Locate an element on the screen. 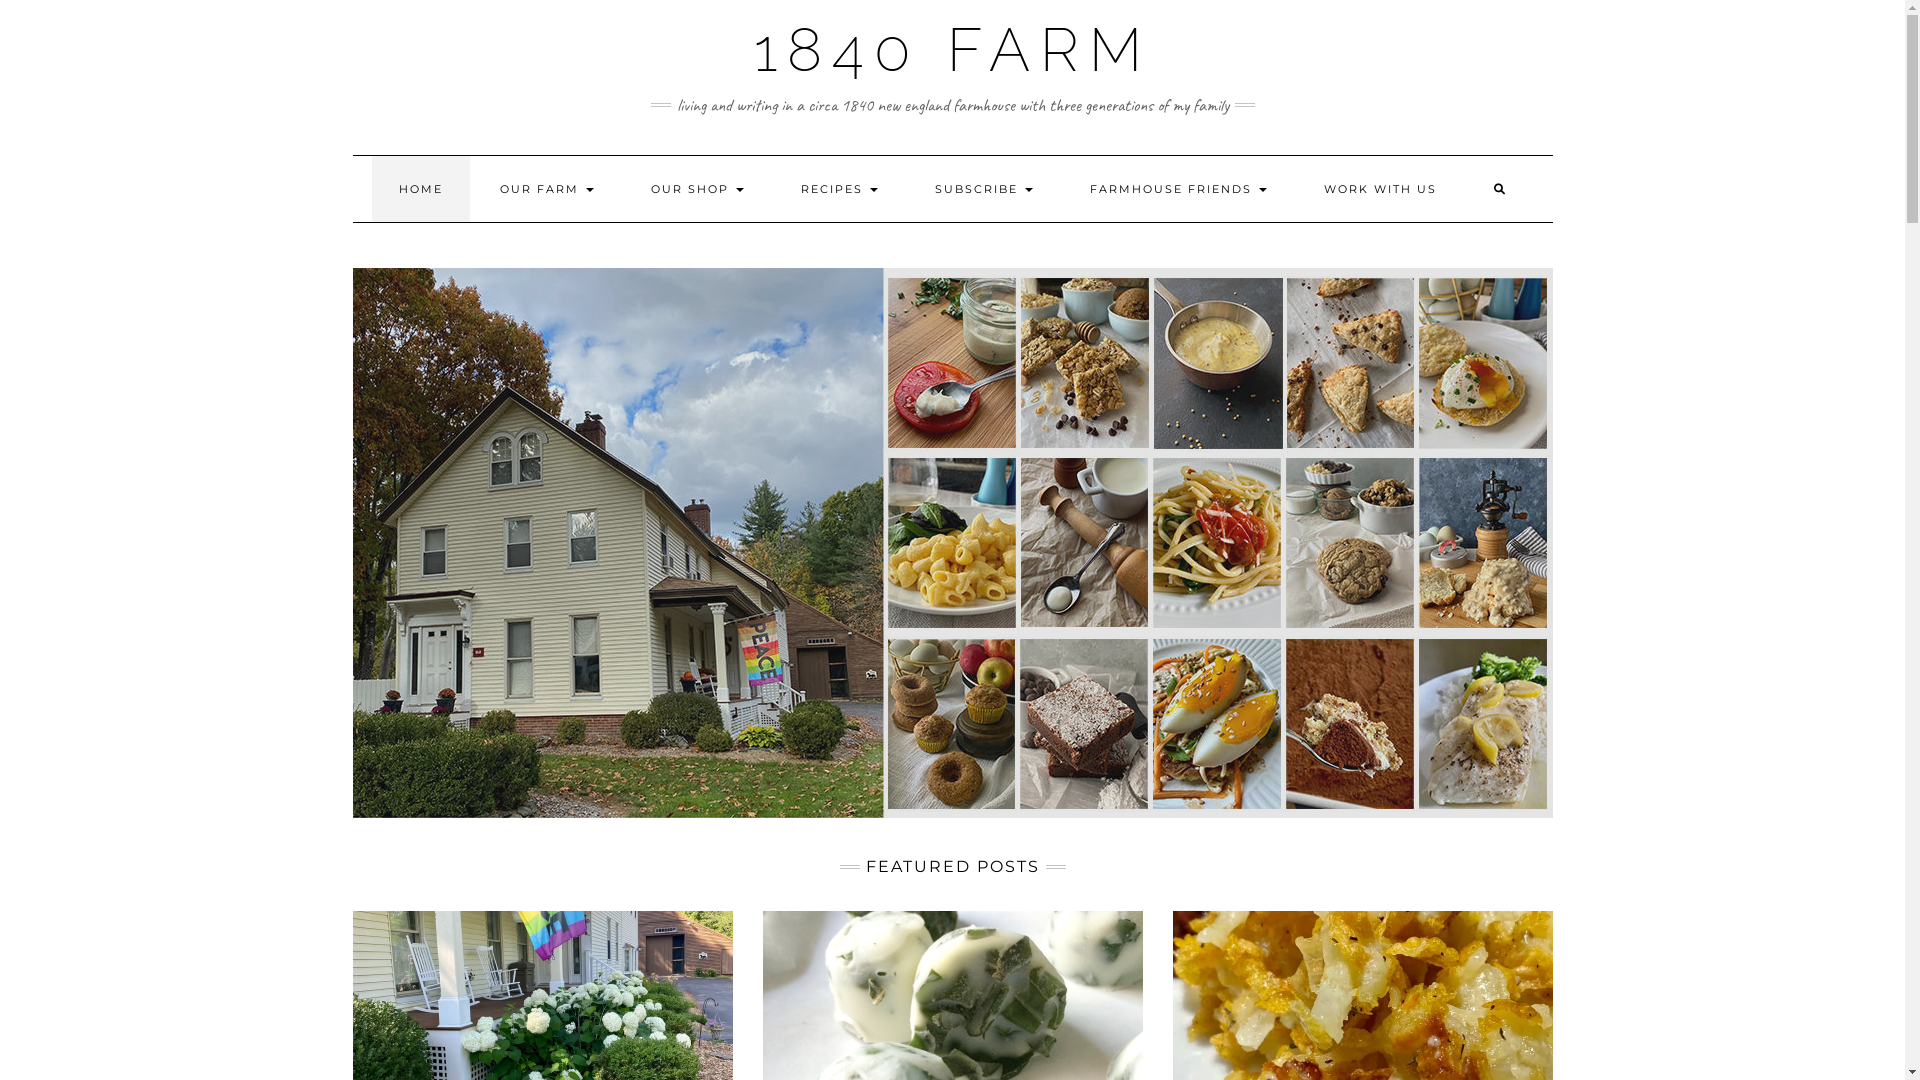 The width and height of the screenshot is (1920, 1080). 'WORK WITH US' is located at coordinates (1378, 189).